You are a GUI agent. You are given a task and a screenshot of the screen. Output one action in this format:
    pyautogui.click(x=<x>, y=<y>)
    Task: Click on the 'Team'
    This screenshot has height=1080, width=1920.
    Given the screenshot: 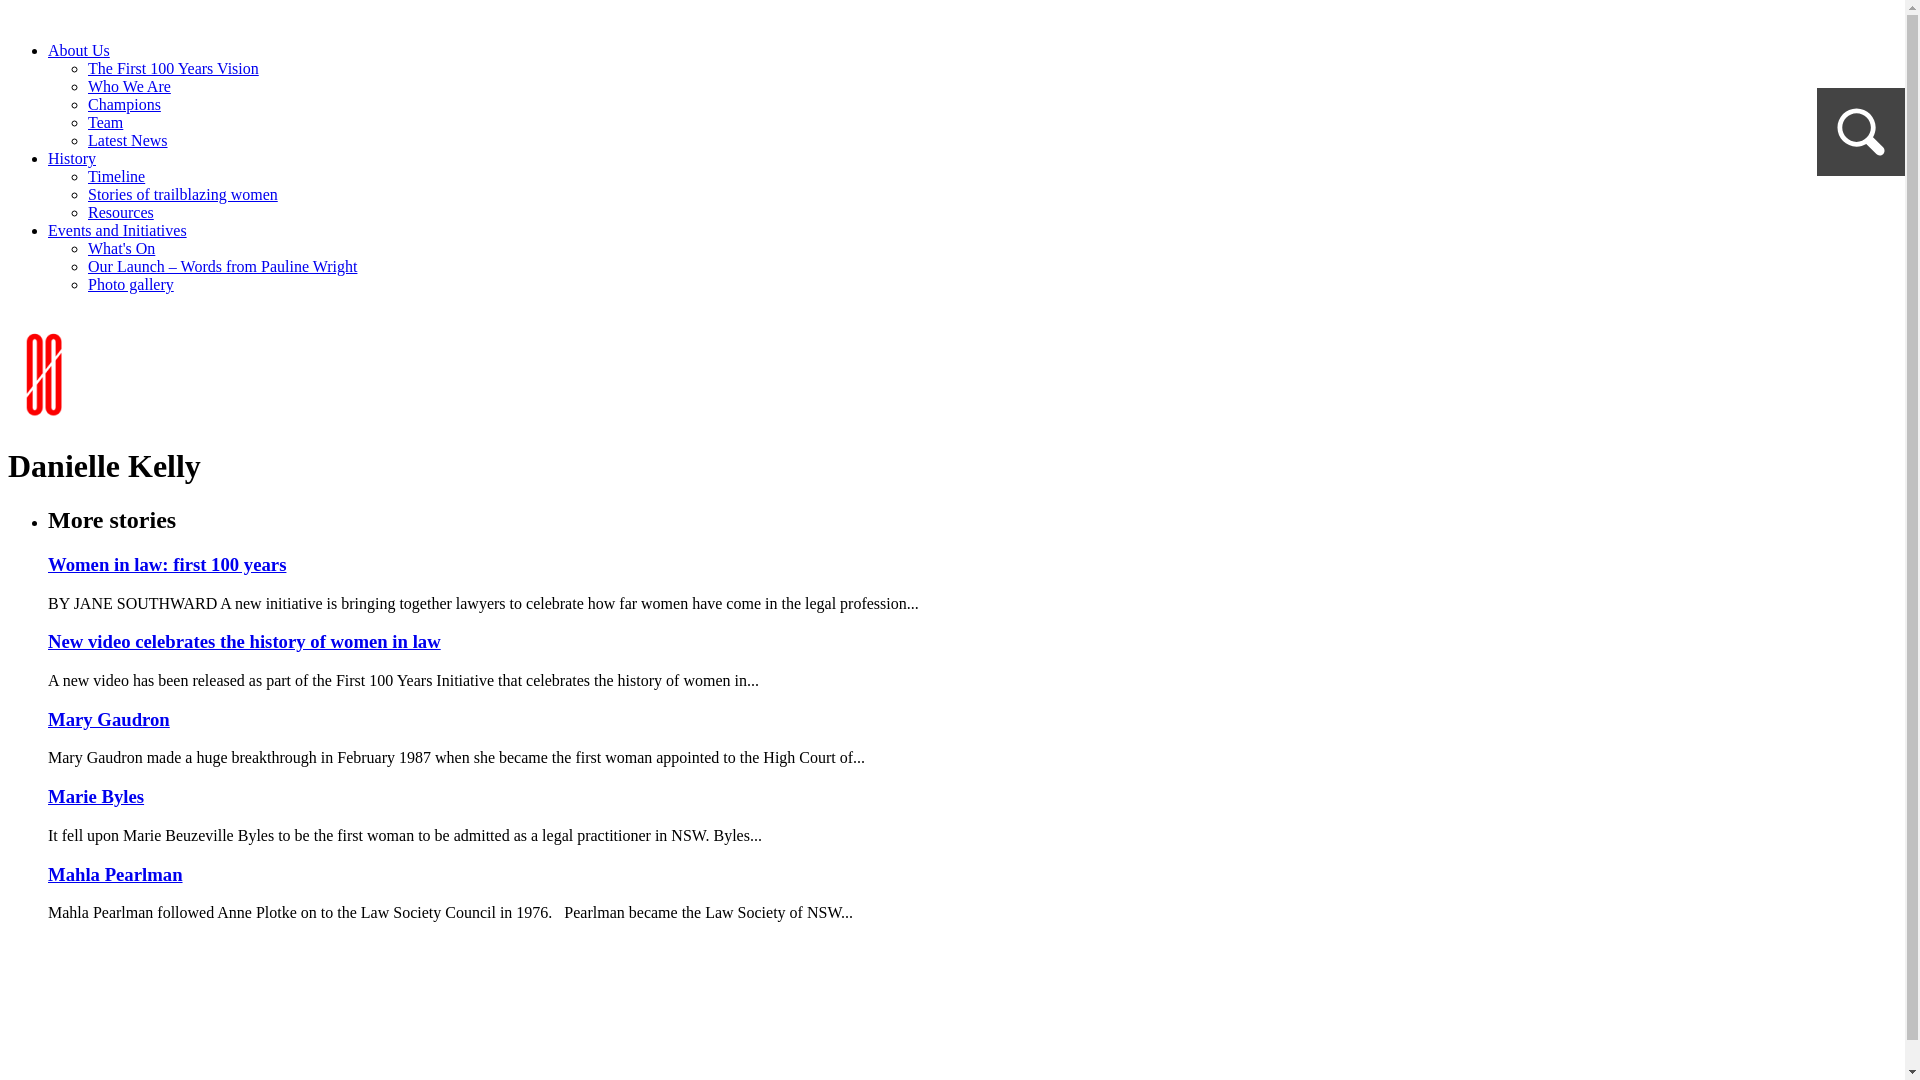 What is the action you would take?
    pyautogui.click(x=104, y=122)
    